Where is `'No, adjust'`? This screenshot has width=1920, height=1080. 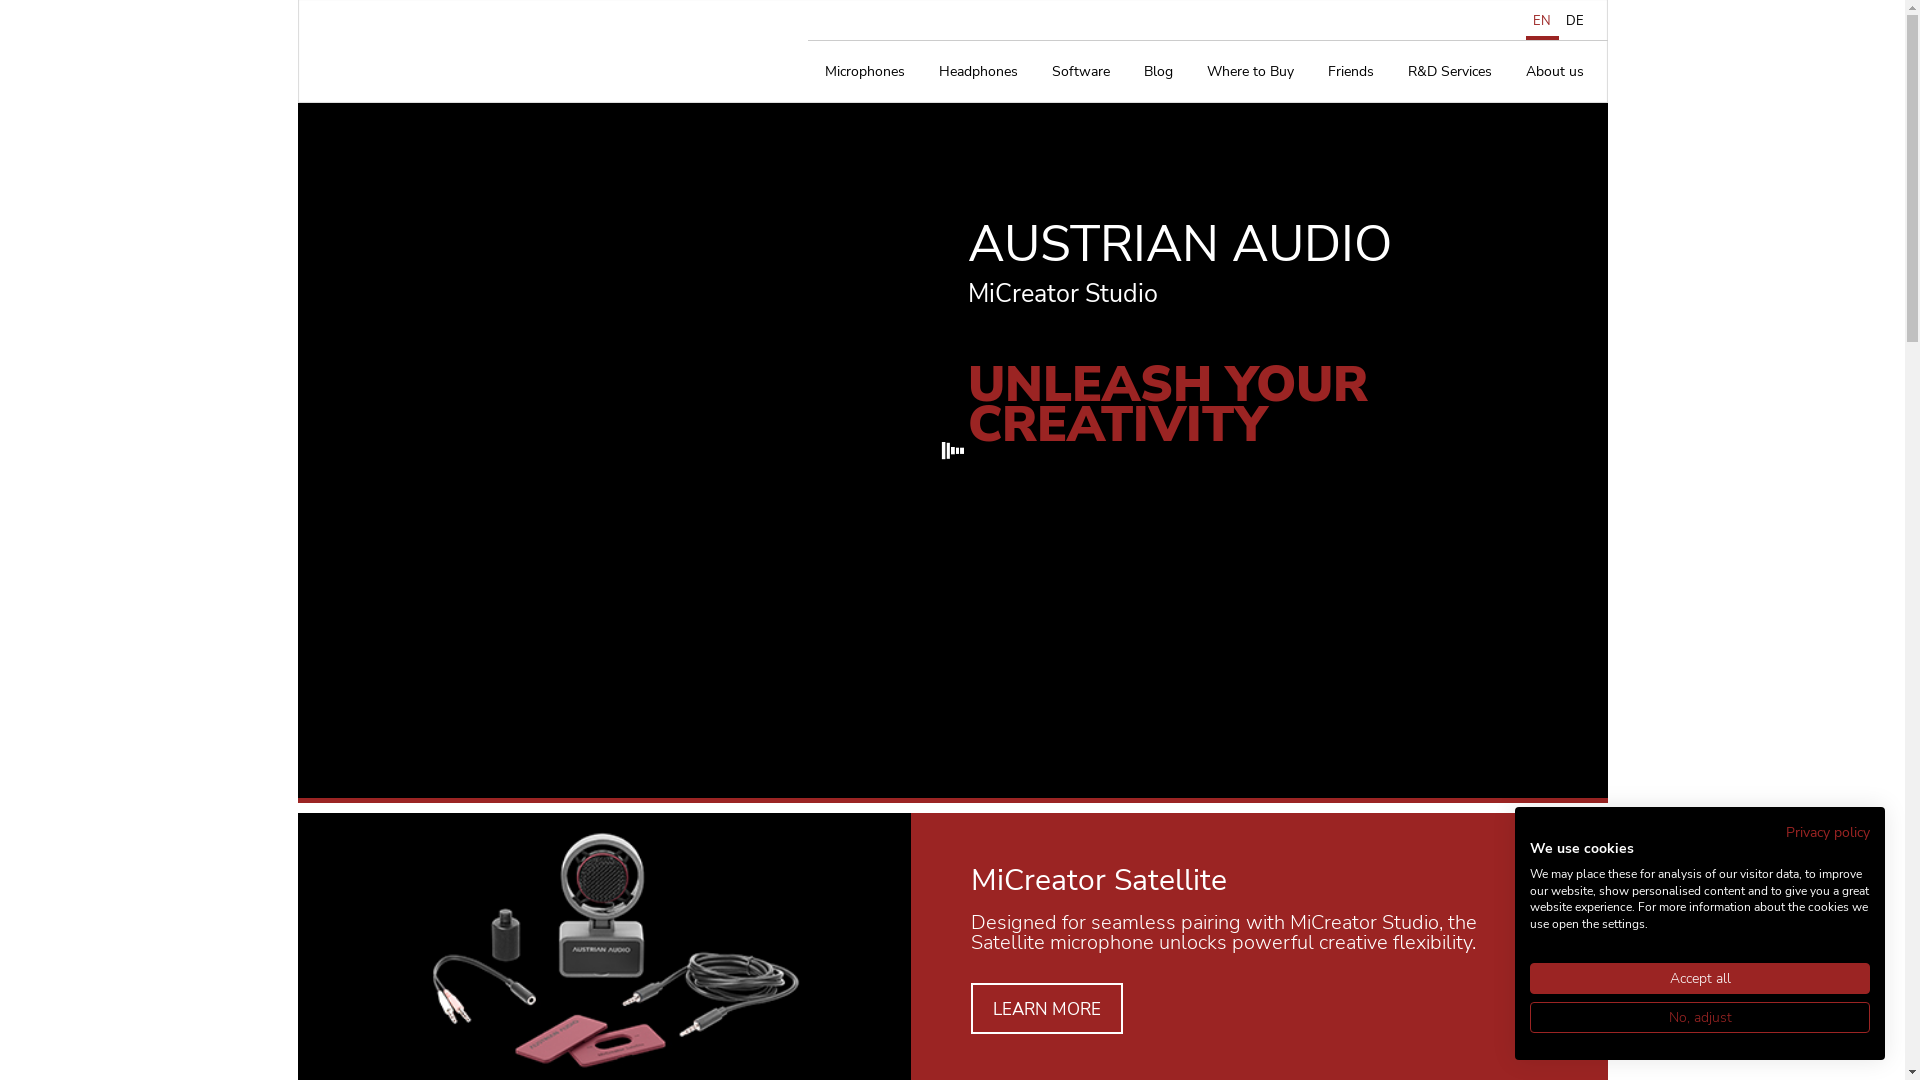 'No, adjust' is located at coordinates (1698, 1017).